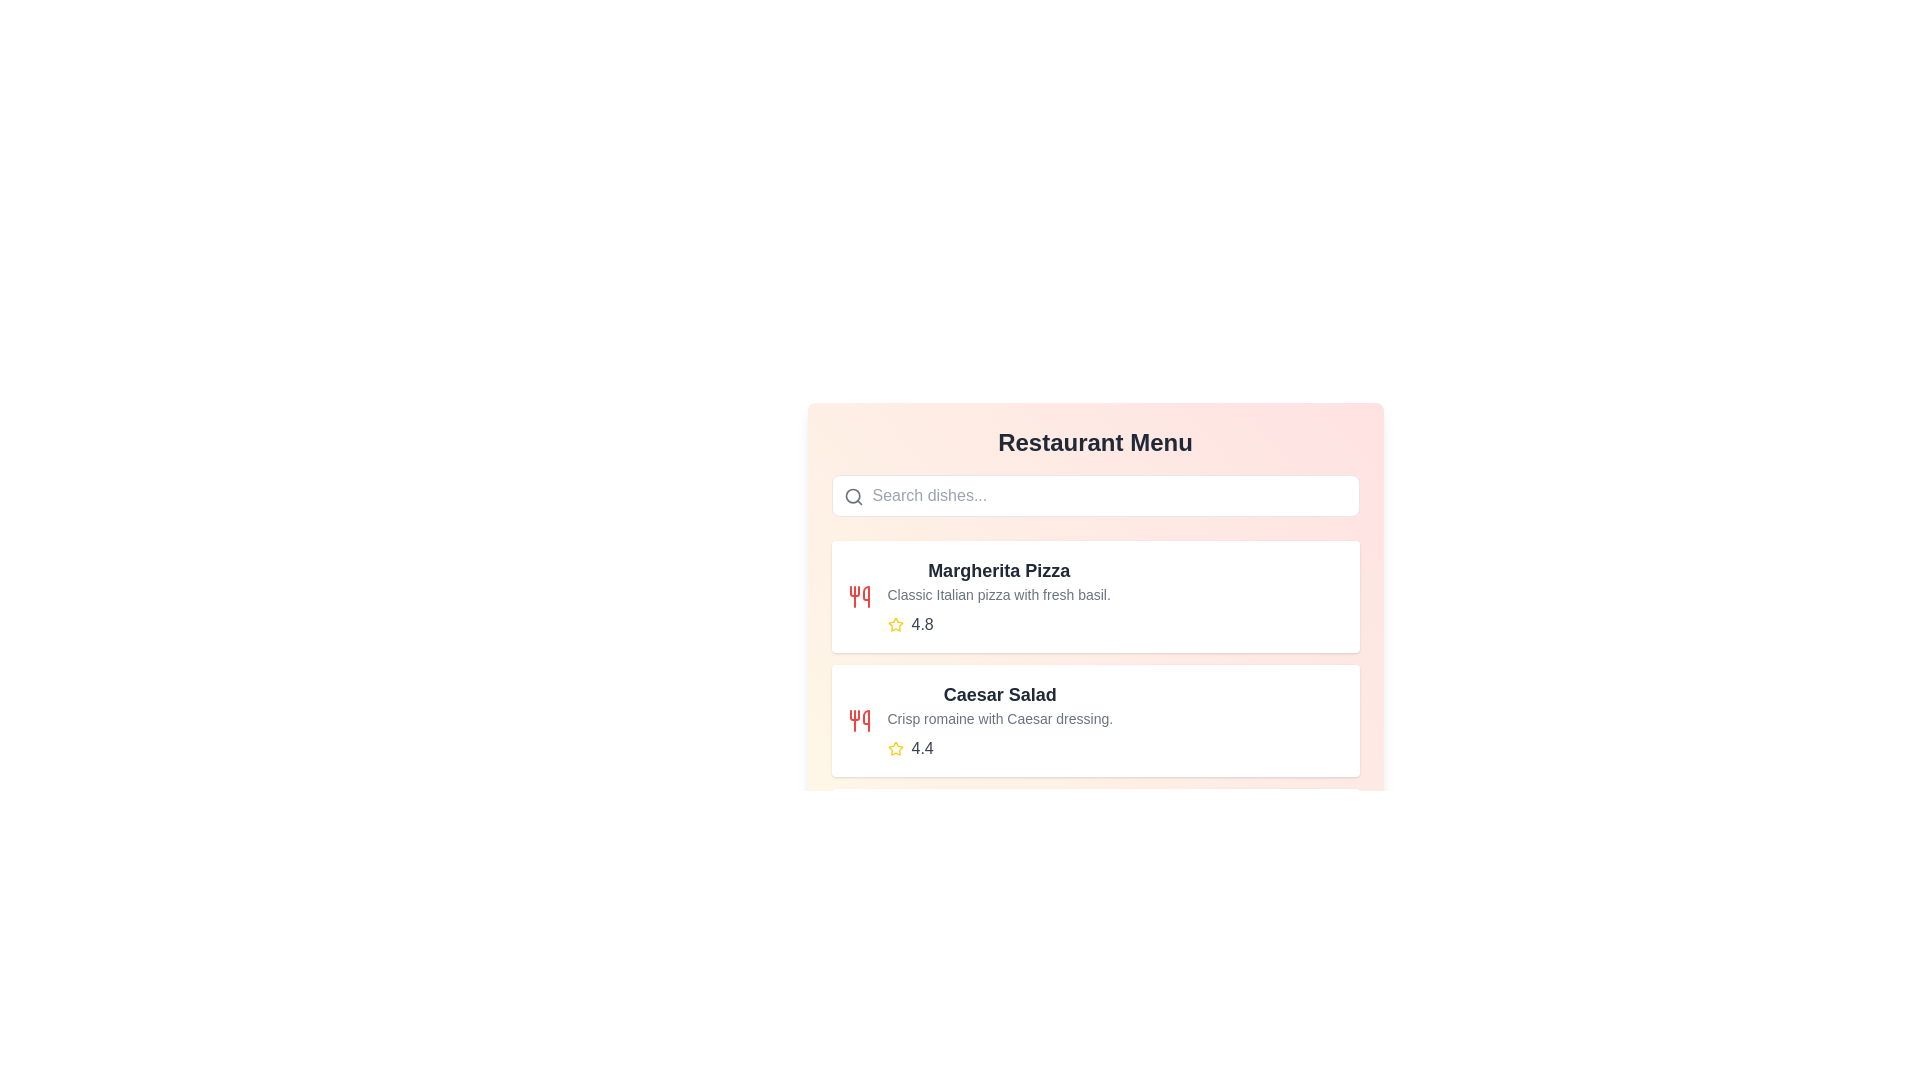 Image resolution: width=1920 pixels, height=1080 pixels. What do you see at coordinates (1000, 717) in the screenshot?
I see `the text label styled with smaller text size and lighter gray color, located beneath the 'Caesar Salad' title and above the star rating` at bounding box center [1000, 717].